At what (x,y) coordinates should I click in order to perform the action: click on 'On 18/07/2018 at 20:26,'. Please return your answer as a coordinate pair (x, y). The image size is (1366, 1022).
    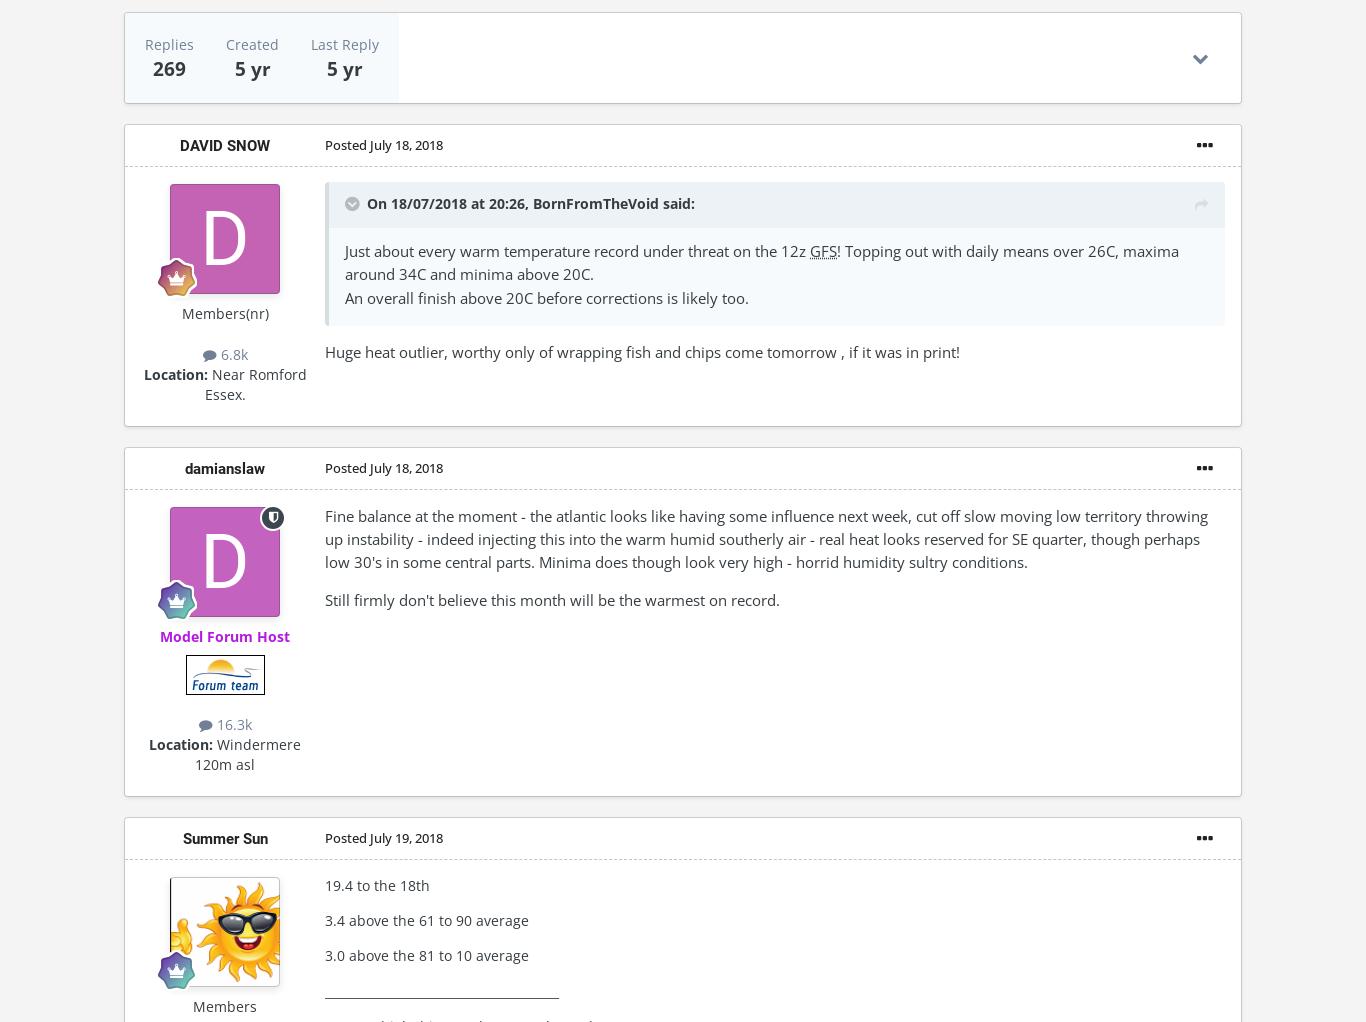
    Looking at the image, I should click on (448, 203).